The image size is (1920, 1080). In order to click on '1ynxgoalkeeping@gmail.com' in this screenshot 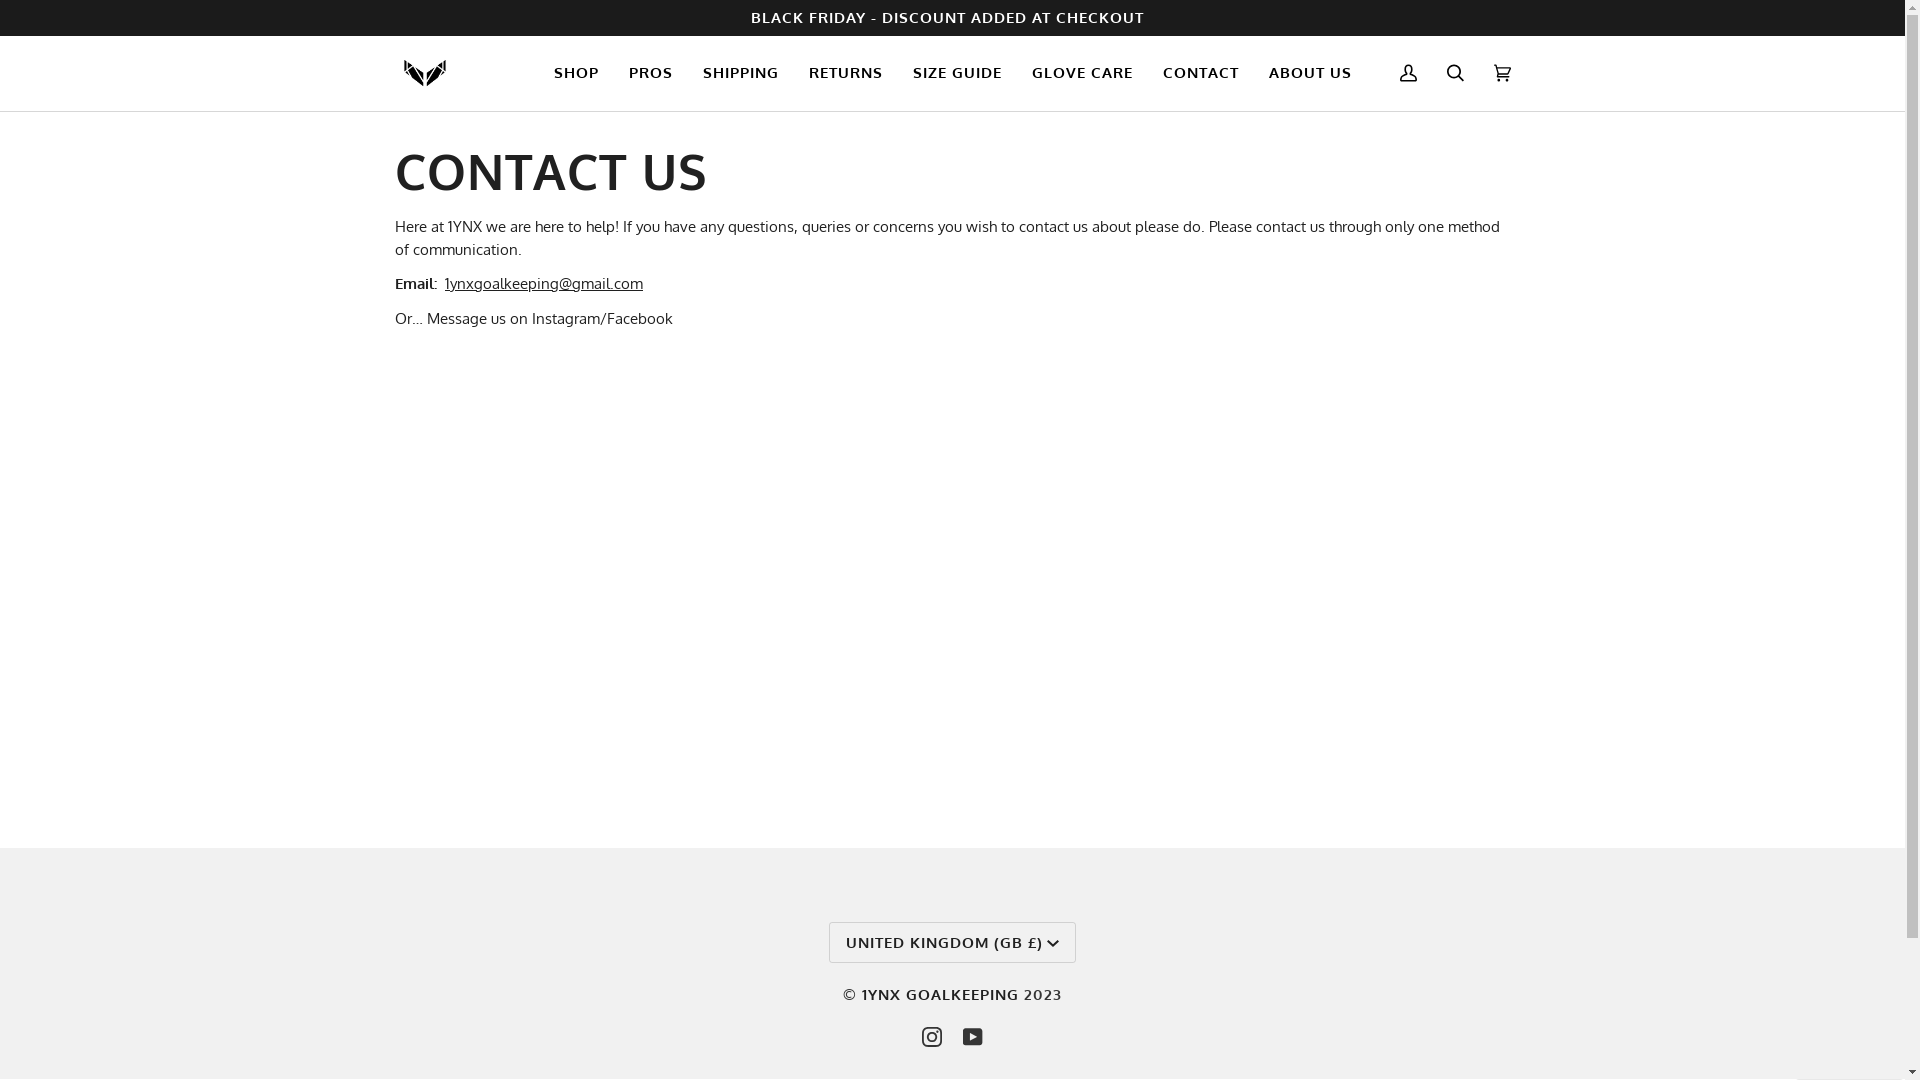, I will do `click(443, 284)`.